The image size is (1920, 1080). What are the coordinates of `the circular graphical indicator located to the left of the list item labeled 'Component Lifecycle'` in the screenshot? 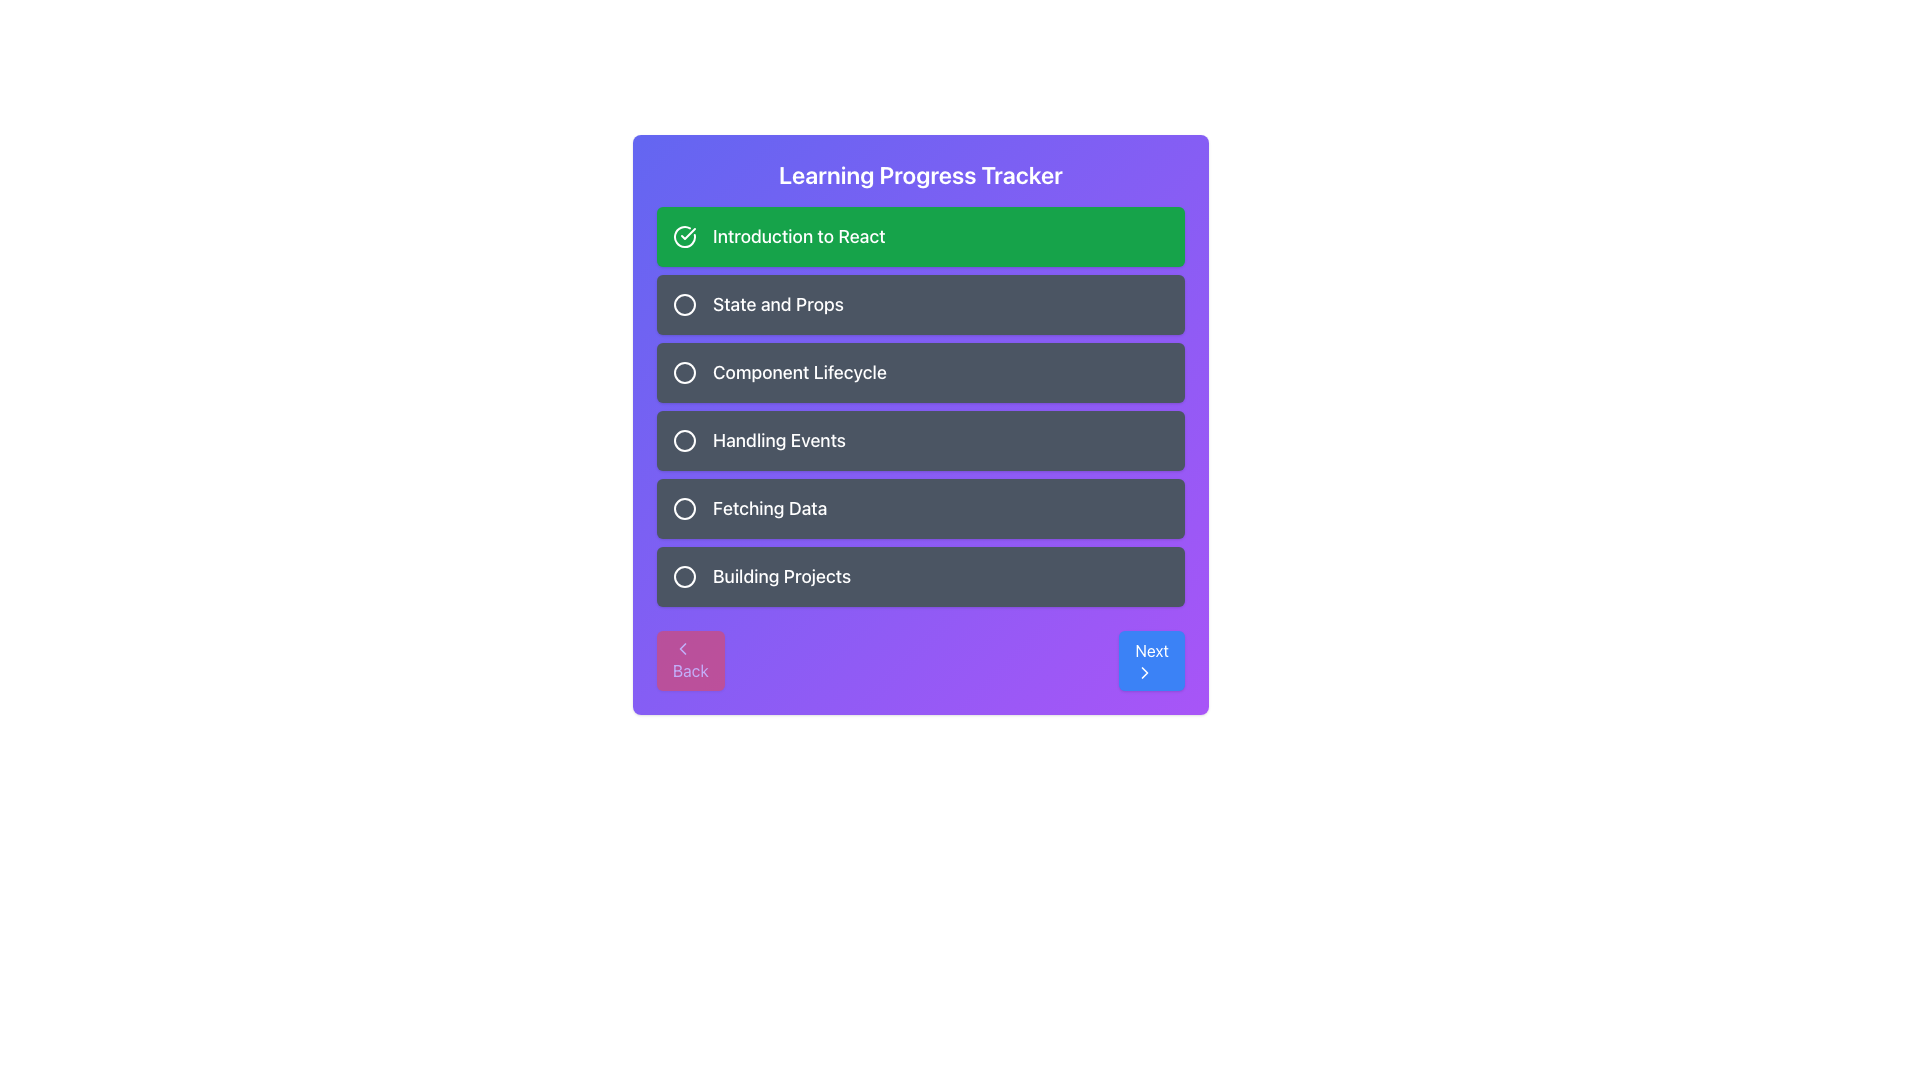 It's located at (685, 373).